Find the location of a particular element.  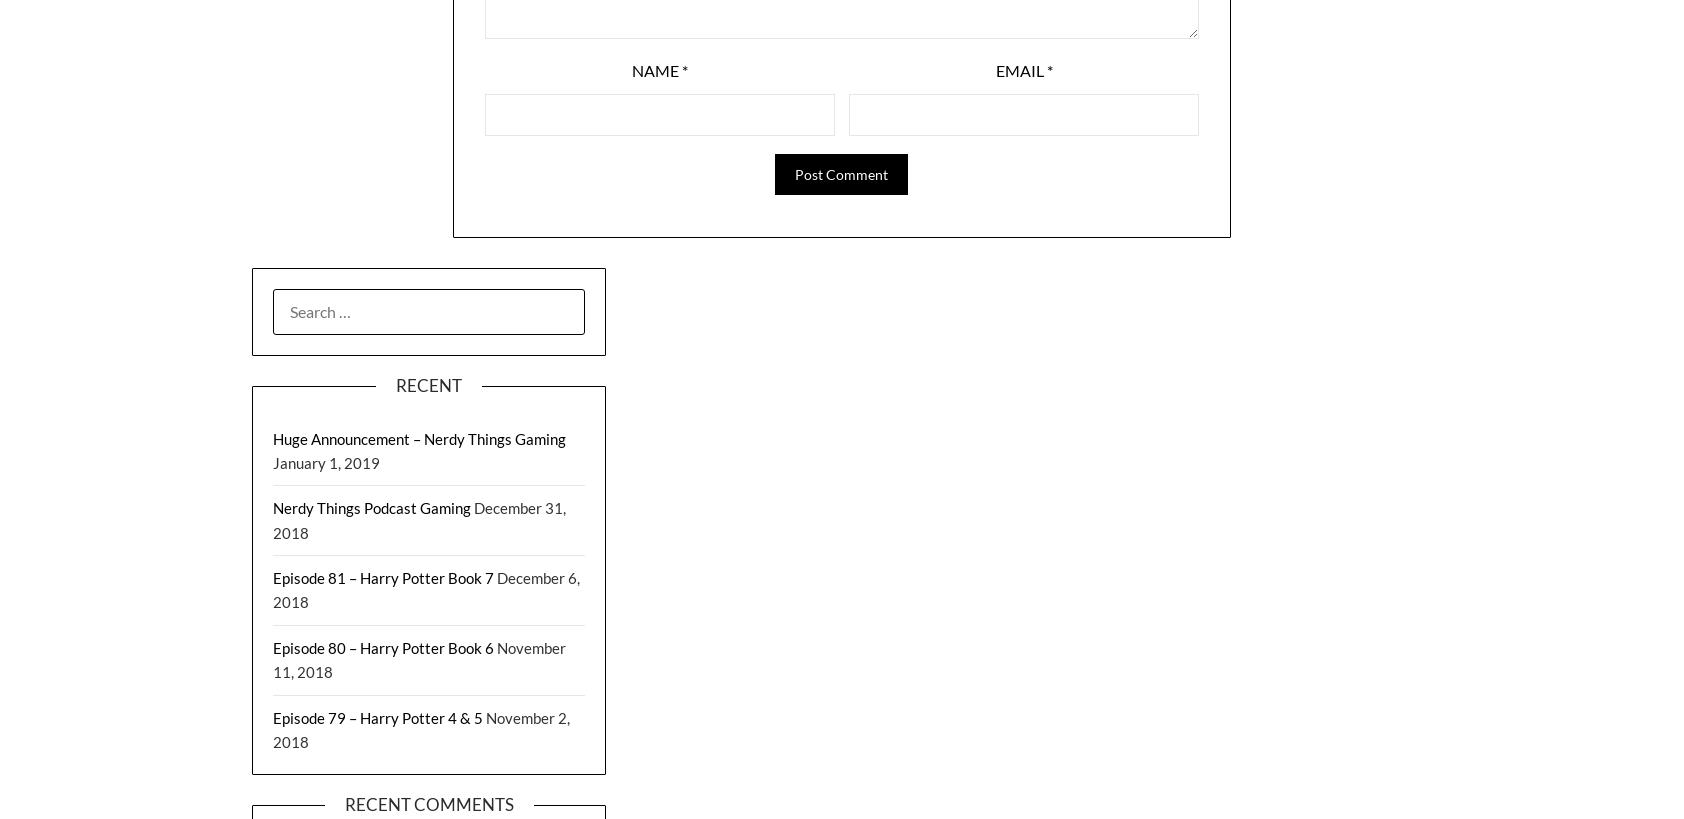

'November 11, 2018' is located at coordinates (419, 659).